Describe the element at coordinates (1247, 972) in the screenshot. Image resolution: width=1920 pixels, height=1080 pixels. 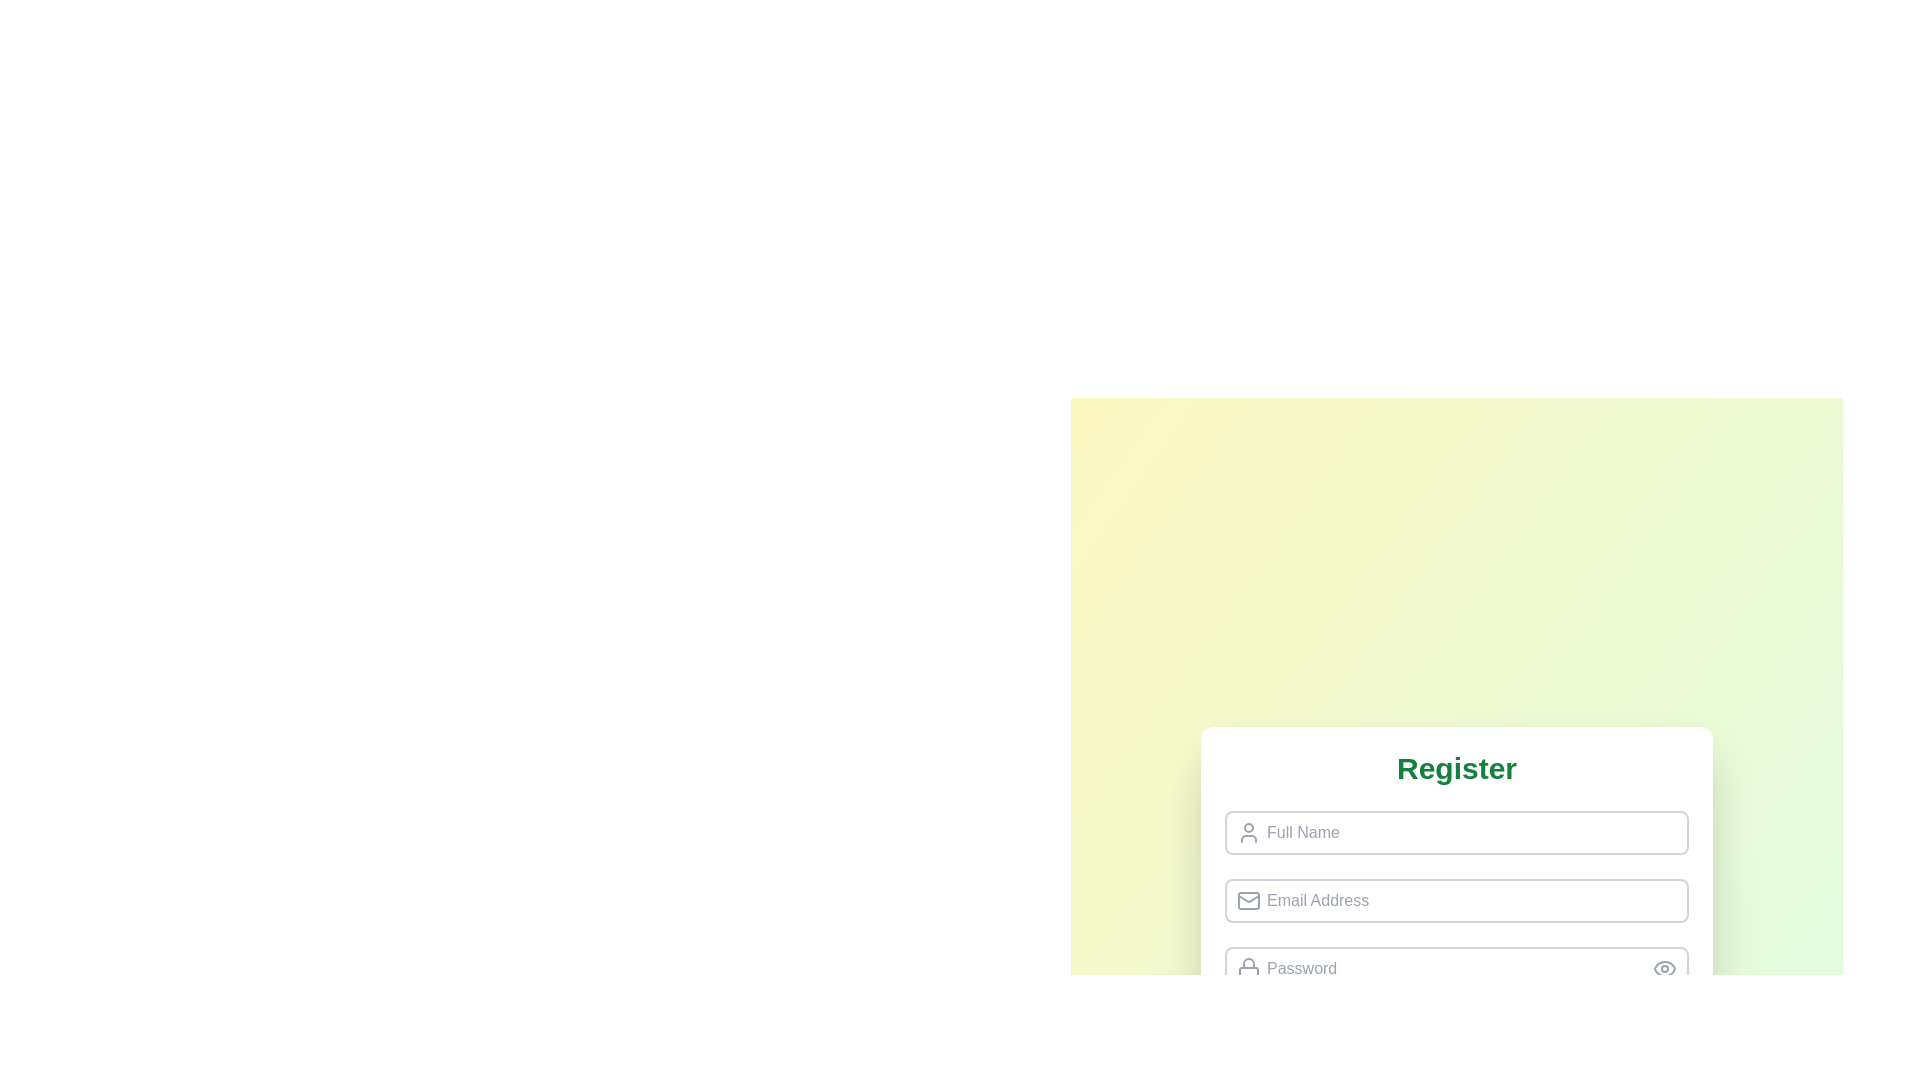
I see `properties of the rectangular component of the lock icon located to the left of the 'Password' input field in the registration form` at that location.